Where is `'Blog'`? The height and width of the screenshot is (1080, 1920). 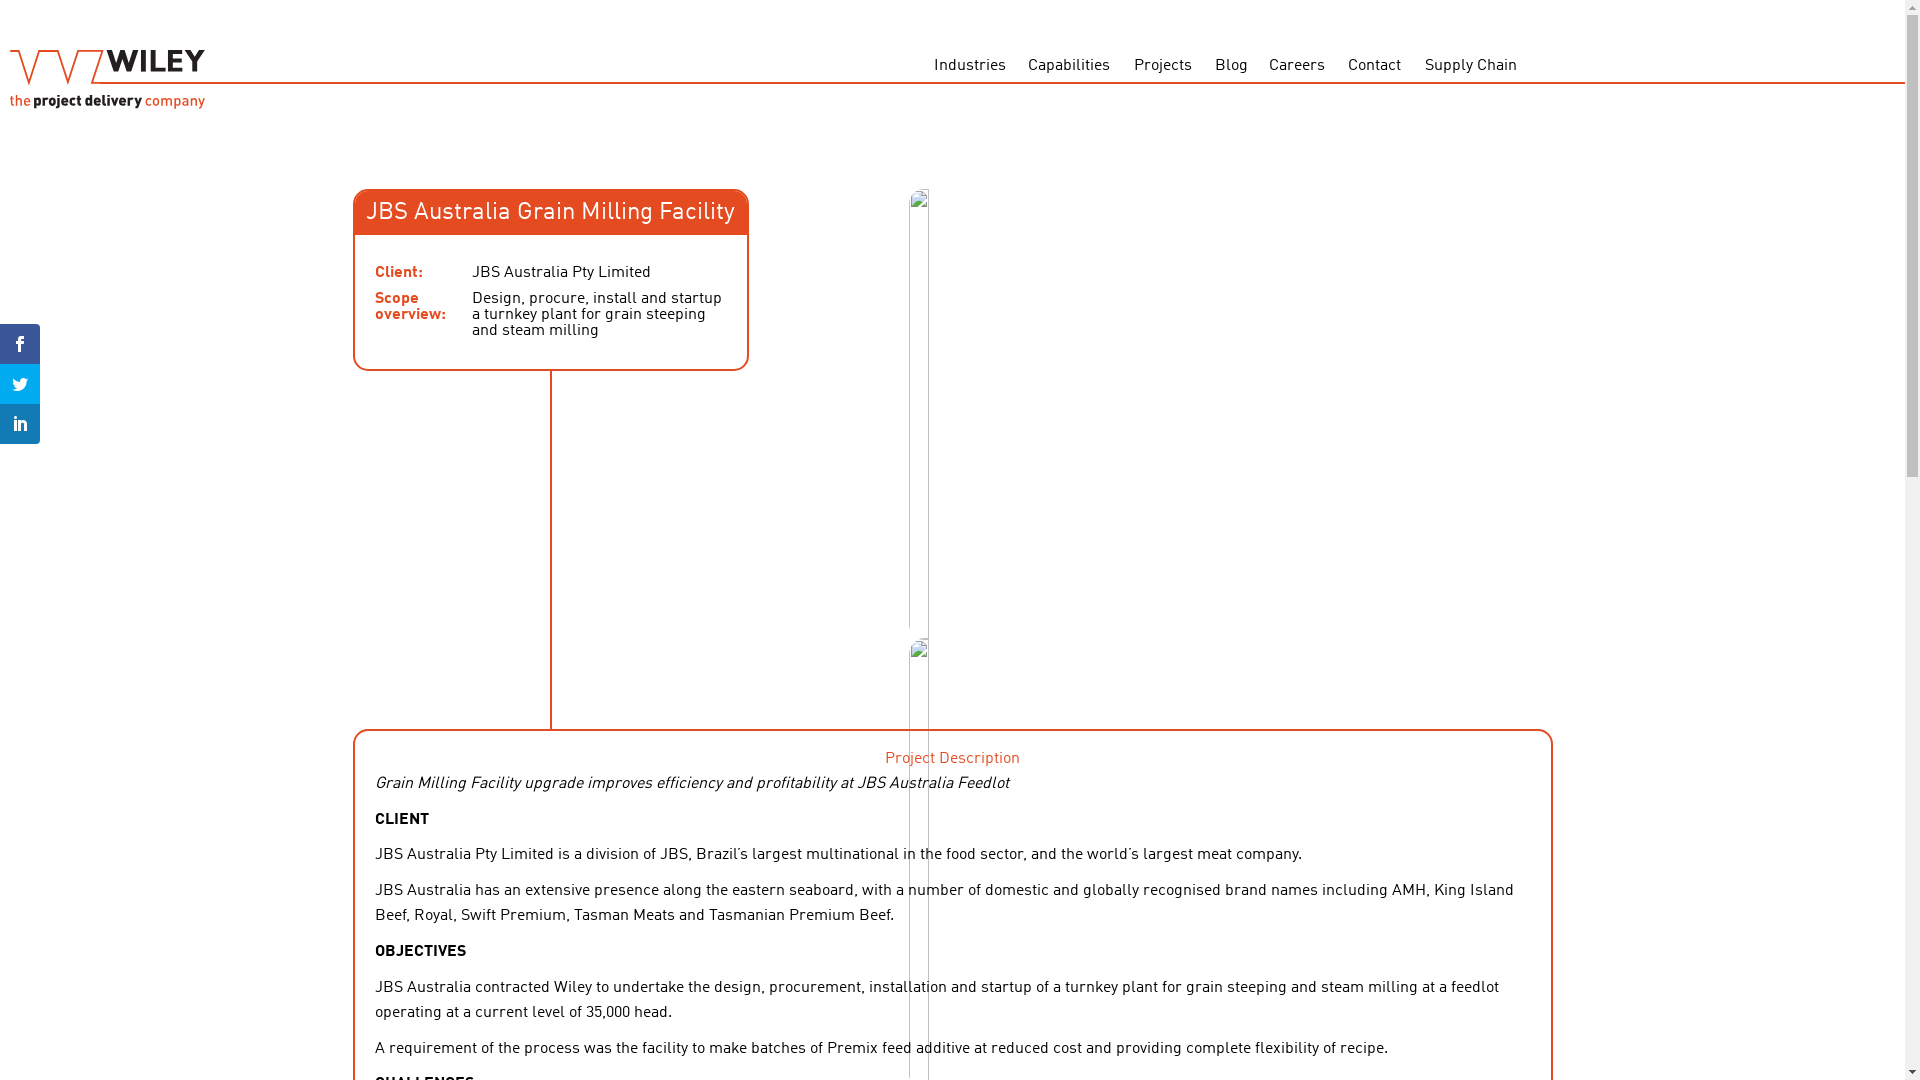 'Blog' is located at coordinates (1203, 65).